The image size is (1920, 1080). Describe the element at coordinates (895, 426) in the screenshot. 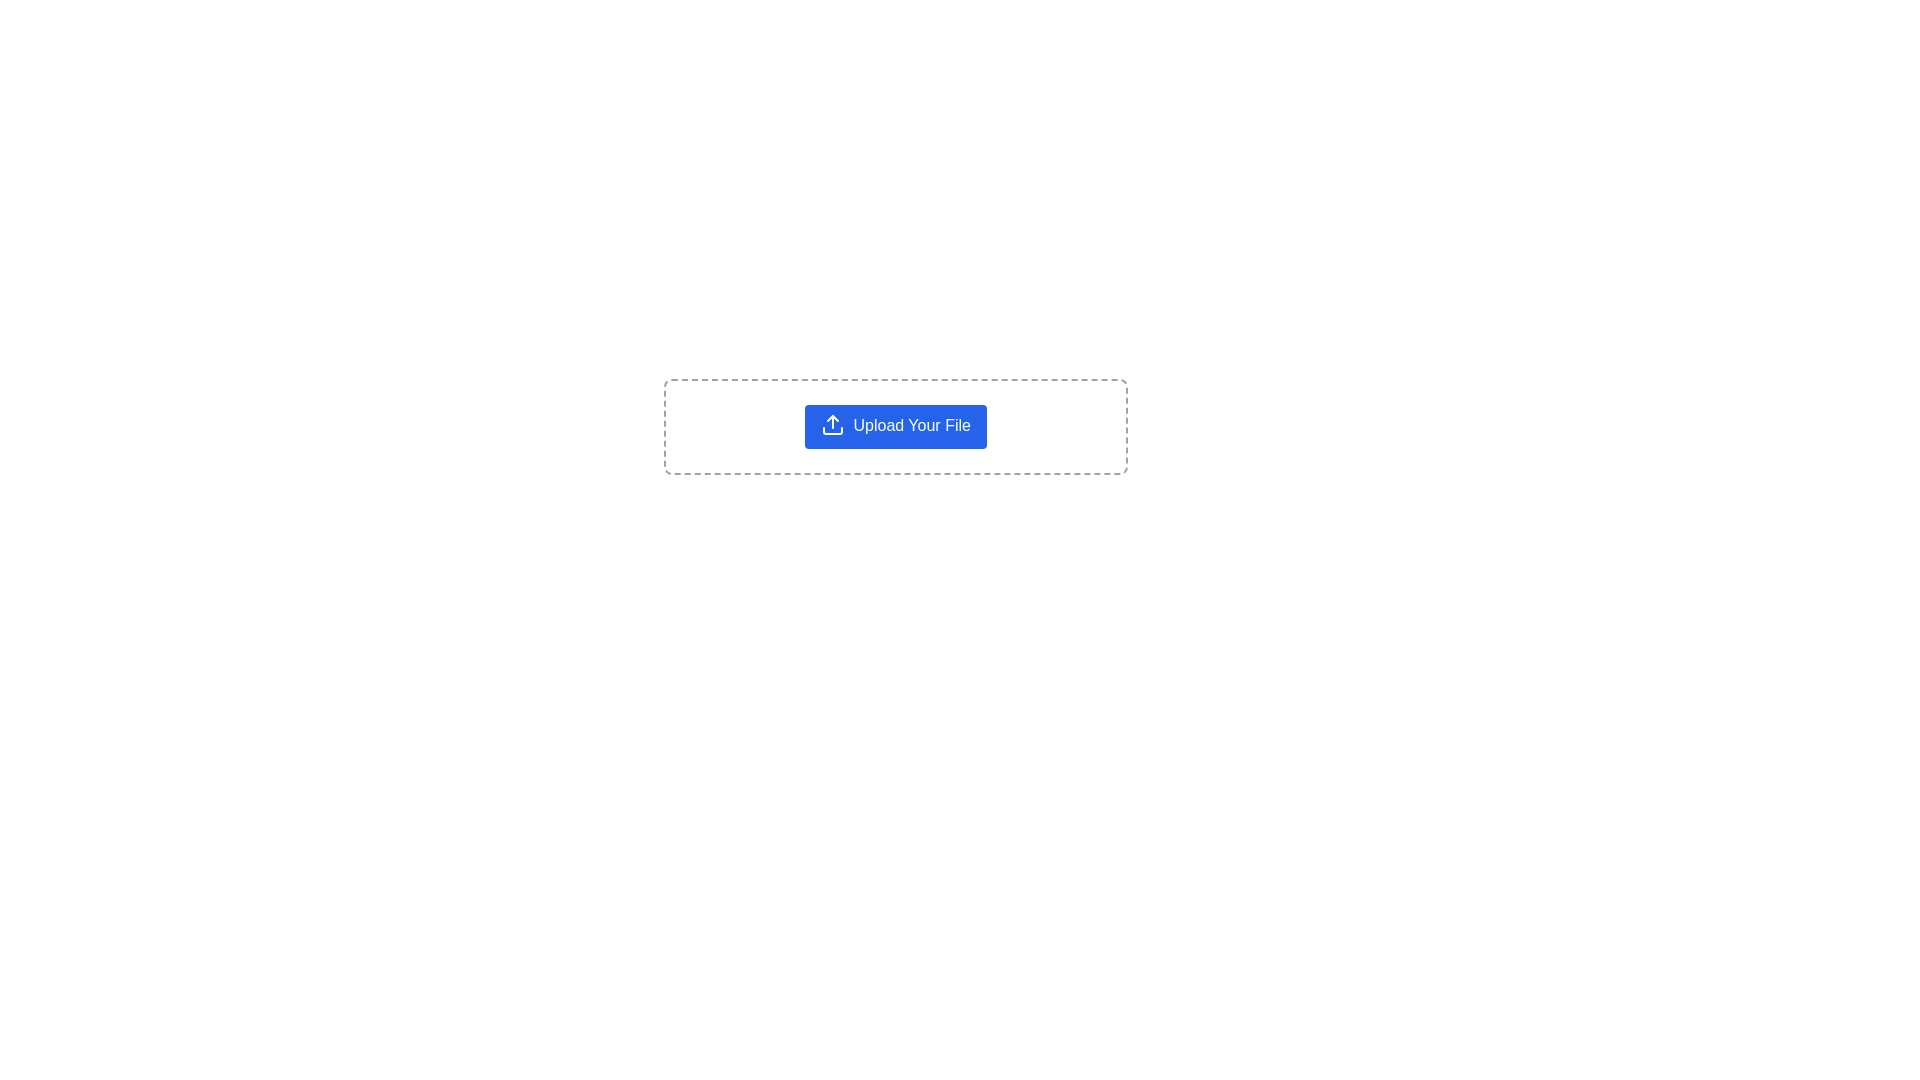

I see `the file upload button, which is centrally positioned in a bordered, dotted-line rectangle with rounded corners` at that location.